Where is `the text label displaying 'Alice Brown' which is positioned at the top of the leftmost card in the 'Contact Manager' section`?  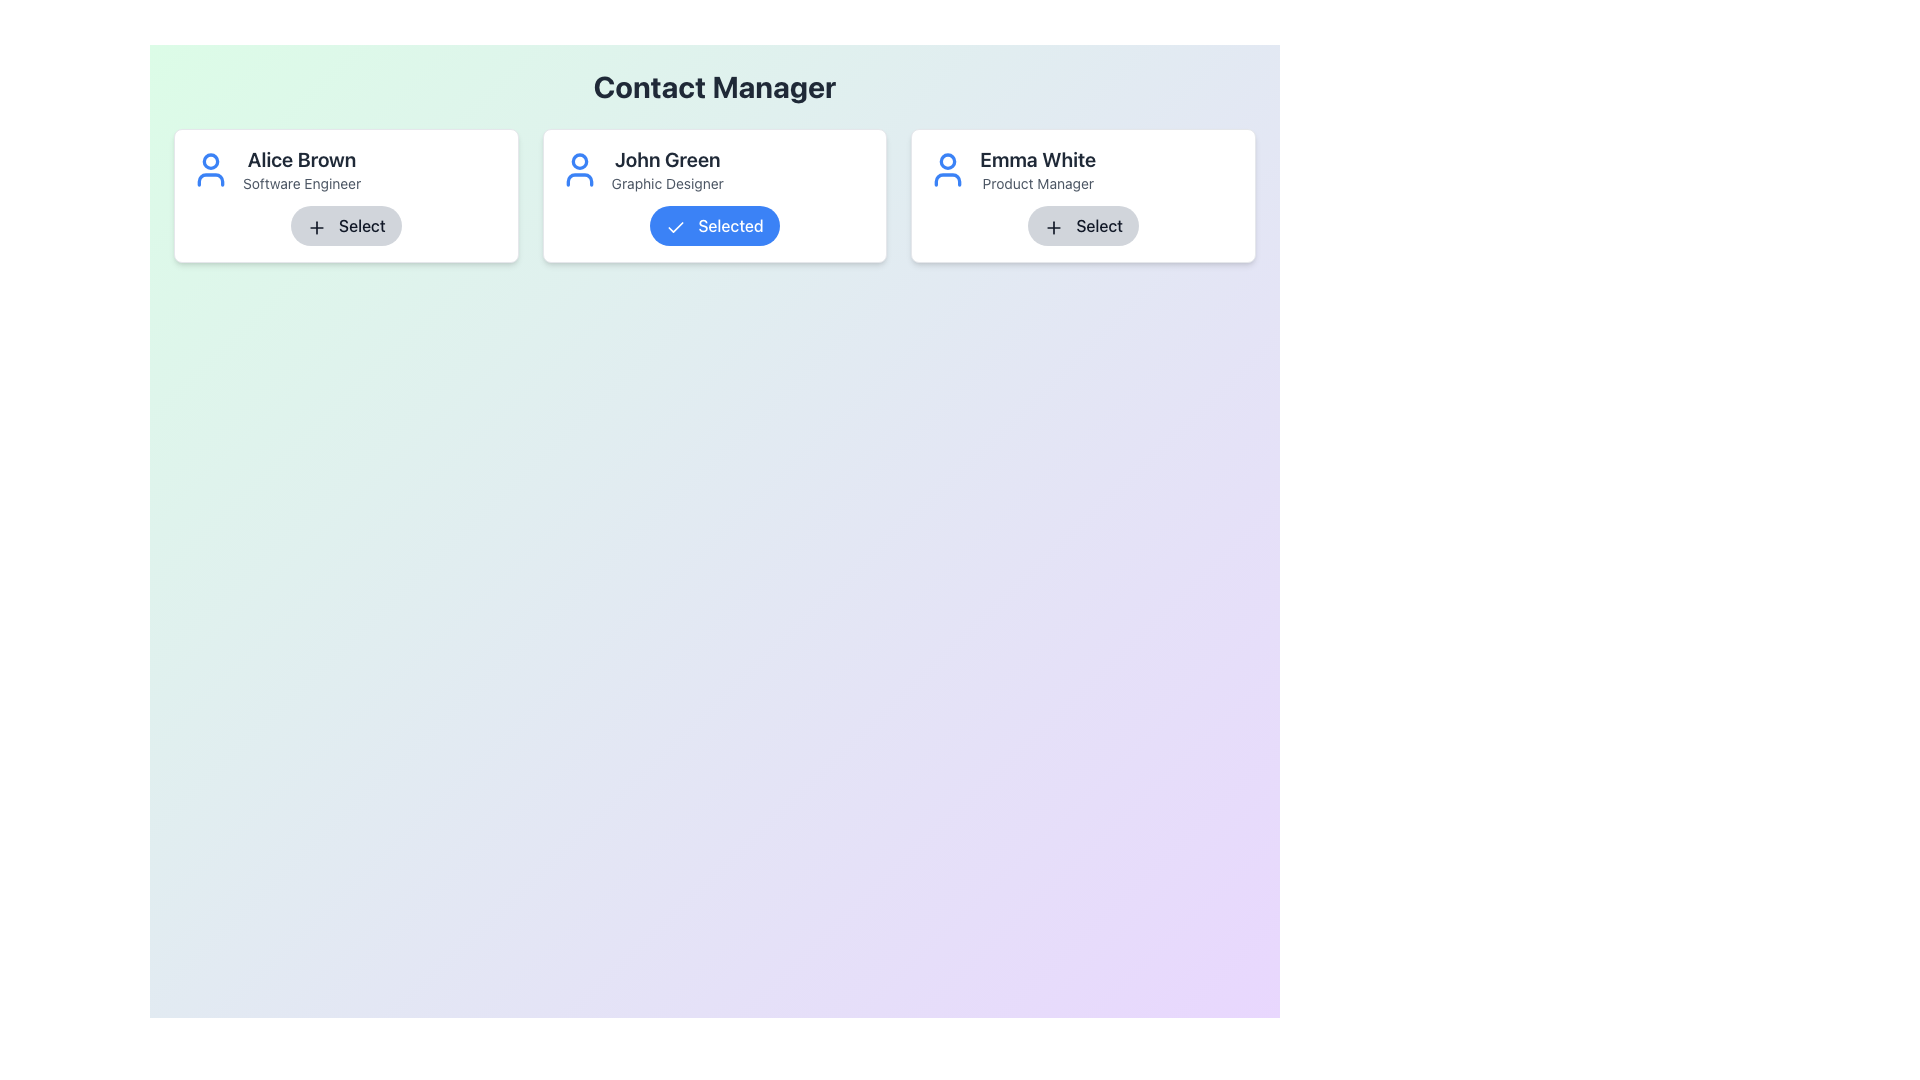 the text label displaying 'Alice Brown' which is positioned at the top of the leftmost card in the 'Contact Manager' section is located at coordinates (301, 158).